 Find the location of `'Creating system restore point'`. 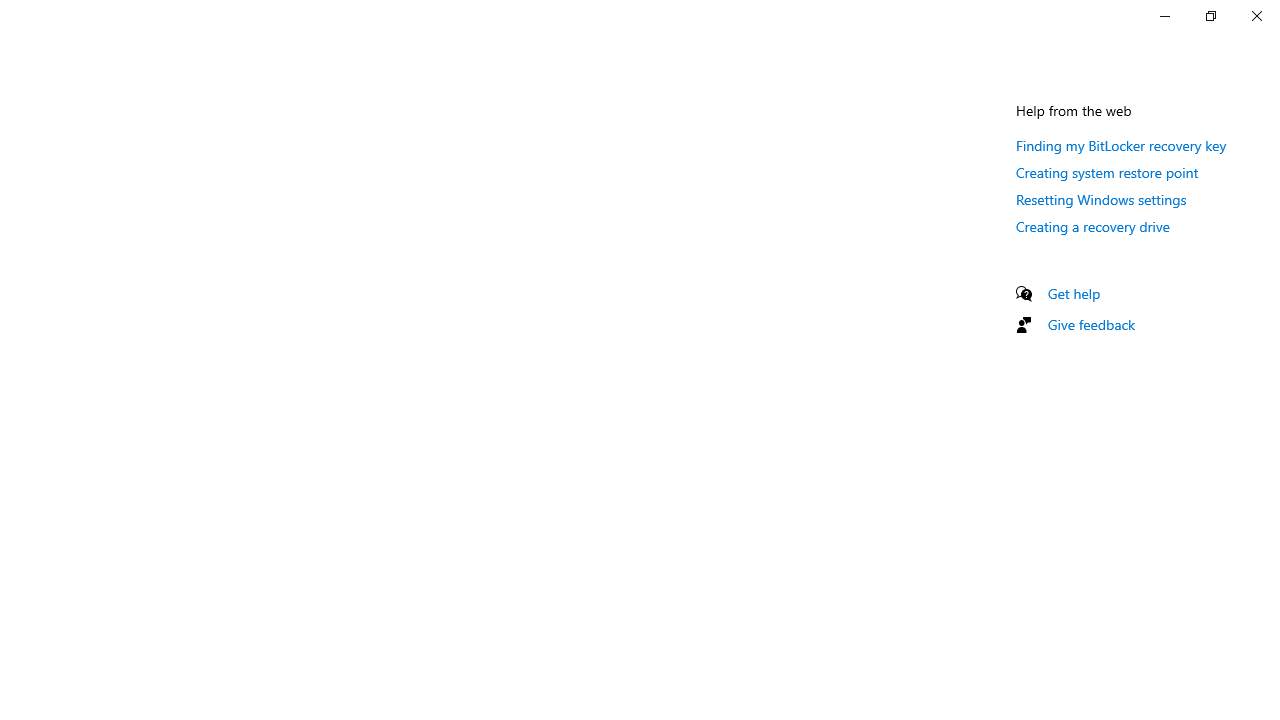

'Creating system restore point' is located at coordinates (1106, 171).